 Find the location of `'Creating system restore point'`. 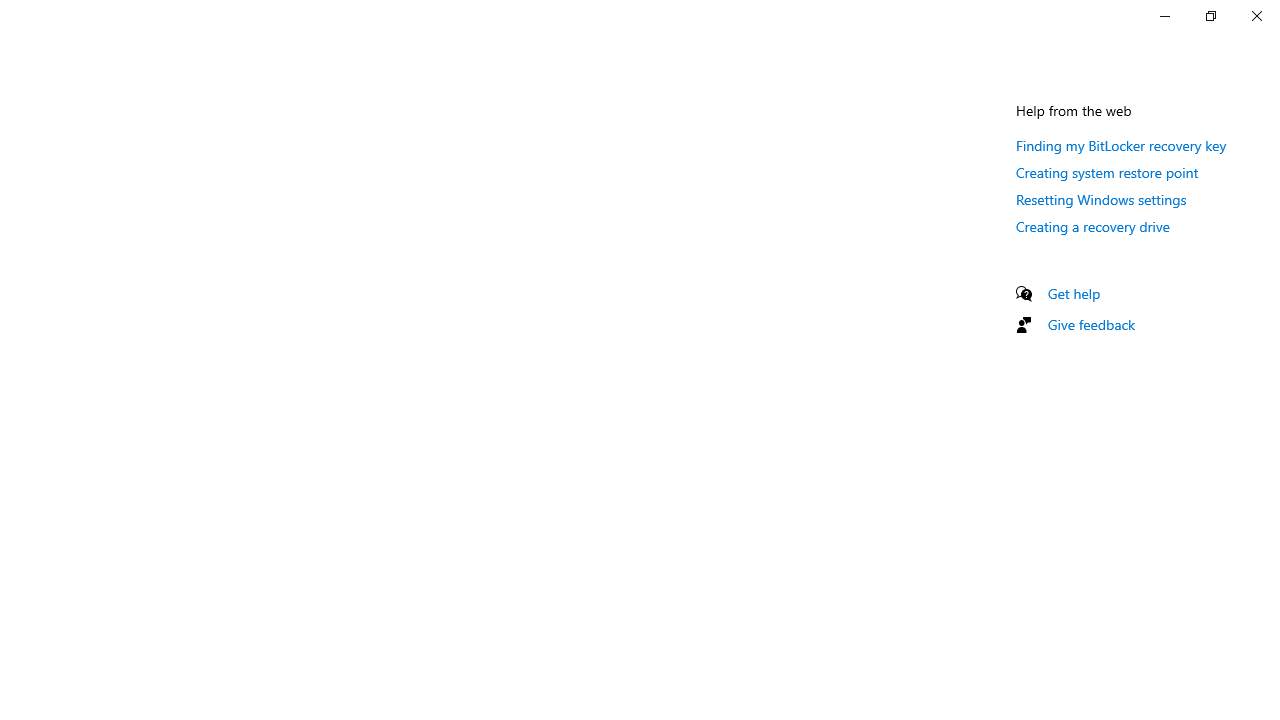

'Creating system restore point' is located at coordinates (1106, 171).